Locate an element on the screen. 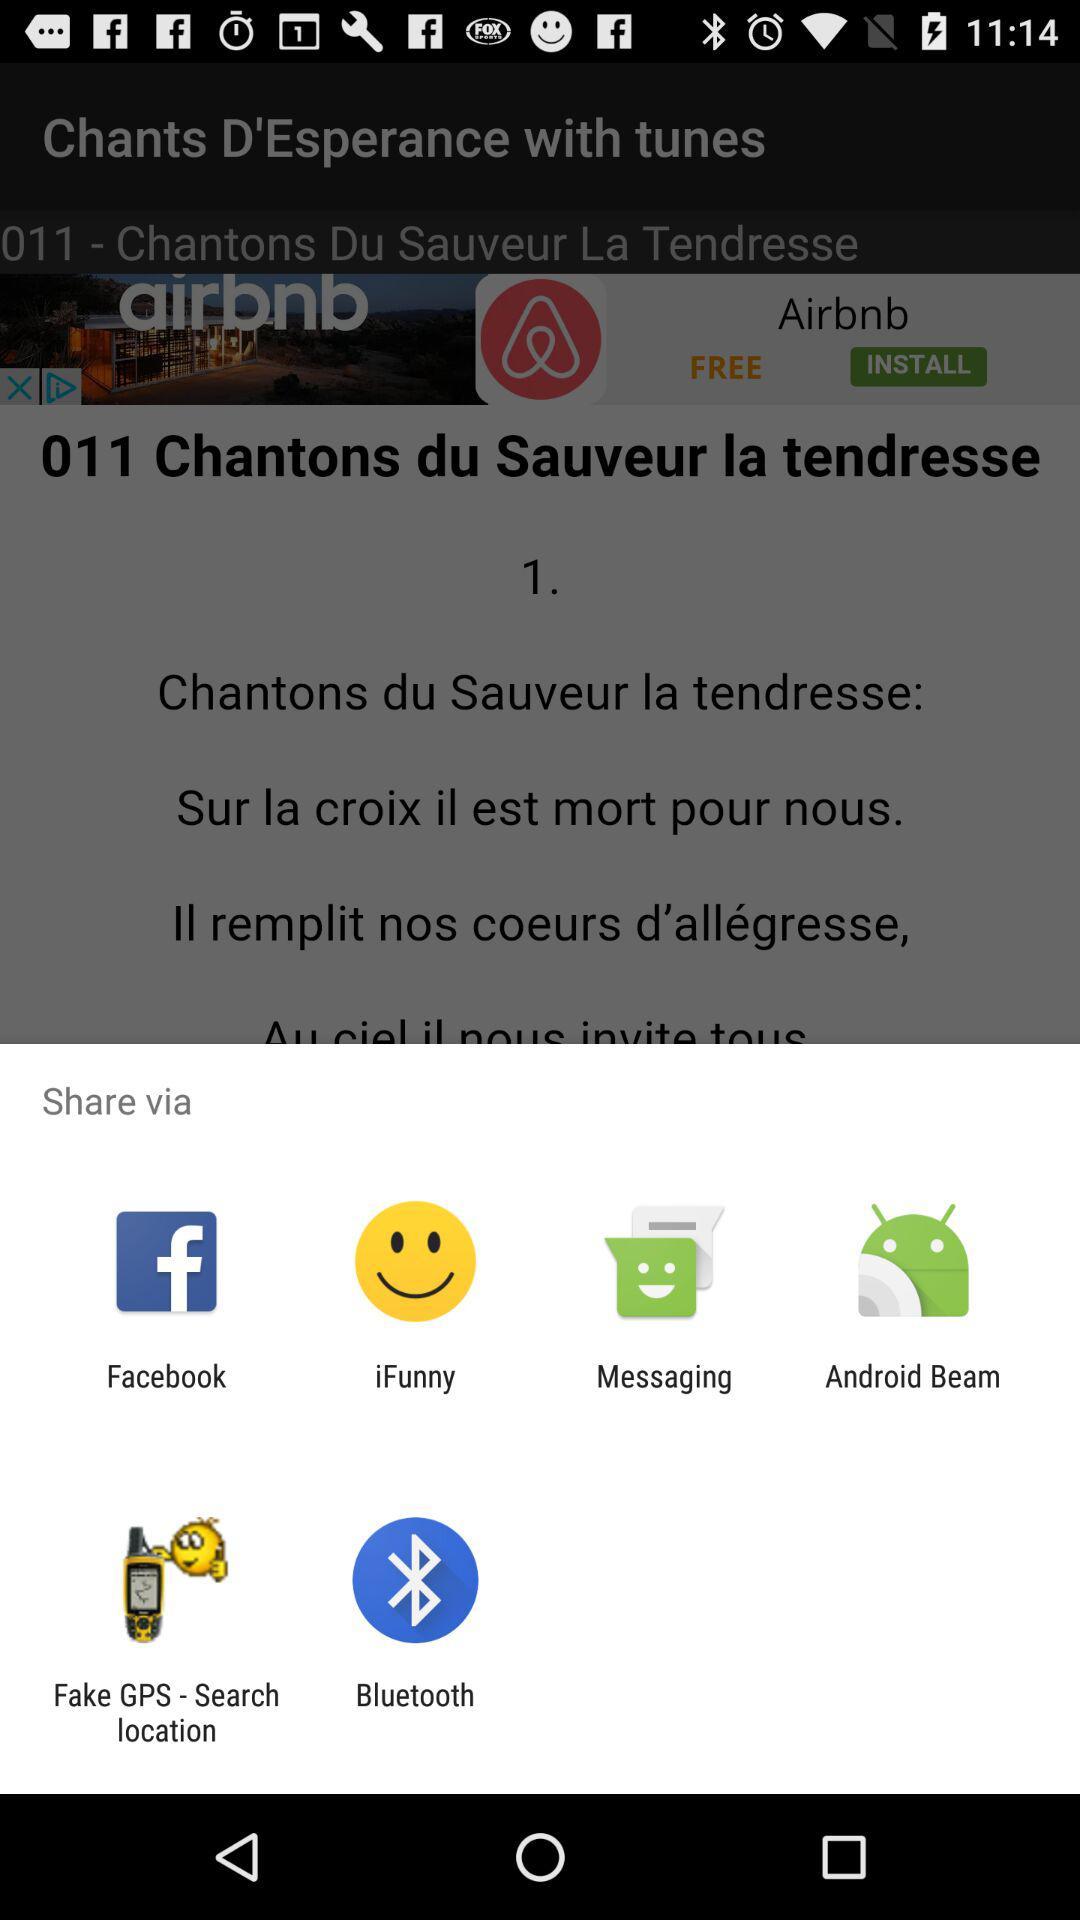 The width and height of the screenshot is (1080, 1920). item to the right of ifunny item is located at coordinates (664, 1392).